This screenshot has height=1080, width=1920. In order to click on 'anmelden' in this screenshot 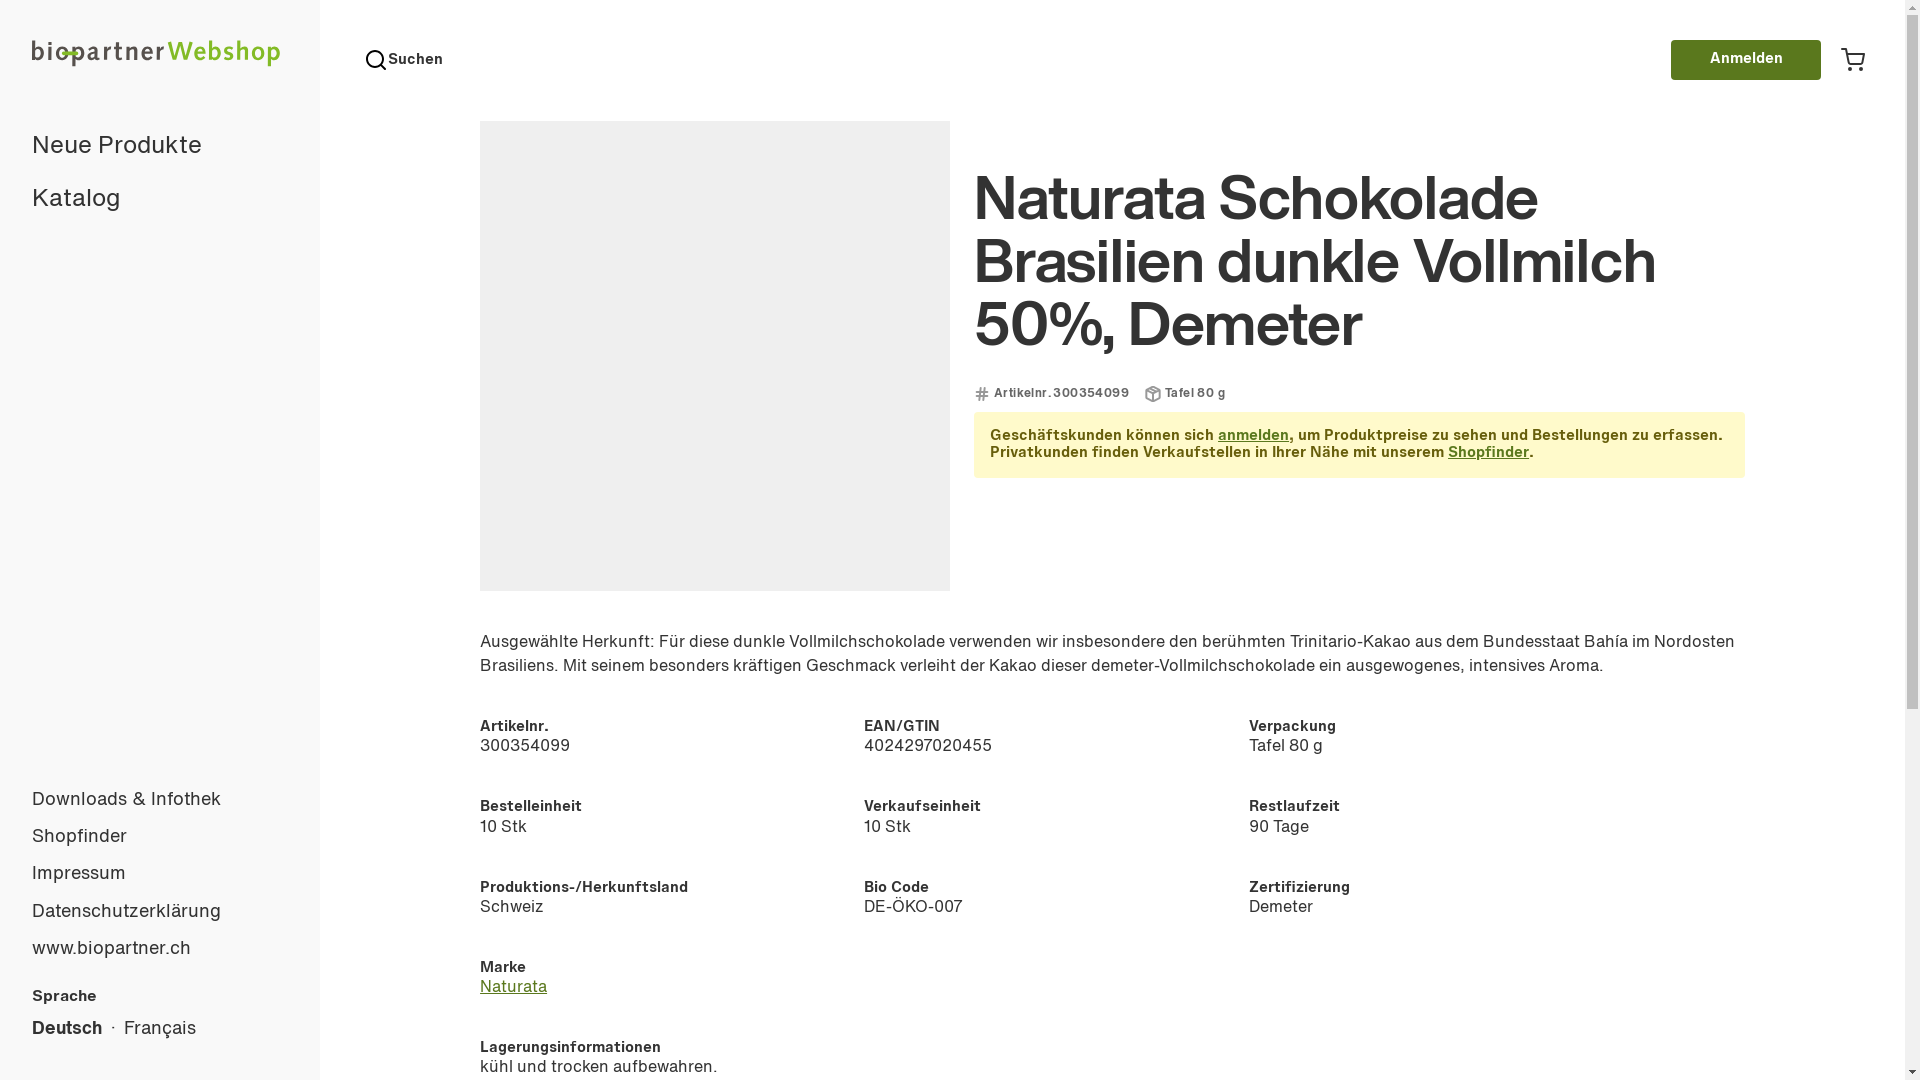, I will do `click(1252, 435)`.